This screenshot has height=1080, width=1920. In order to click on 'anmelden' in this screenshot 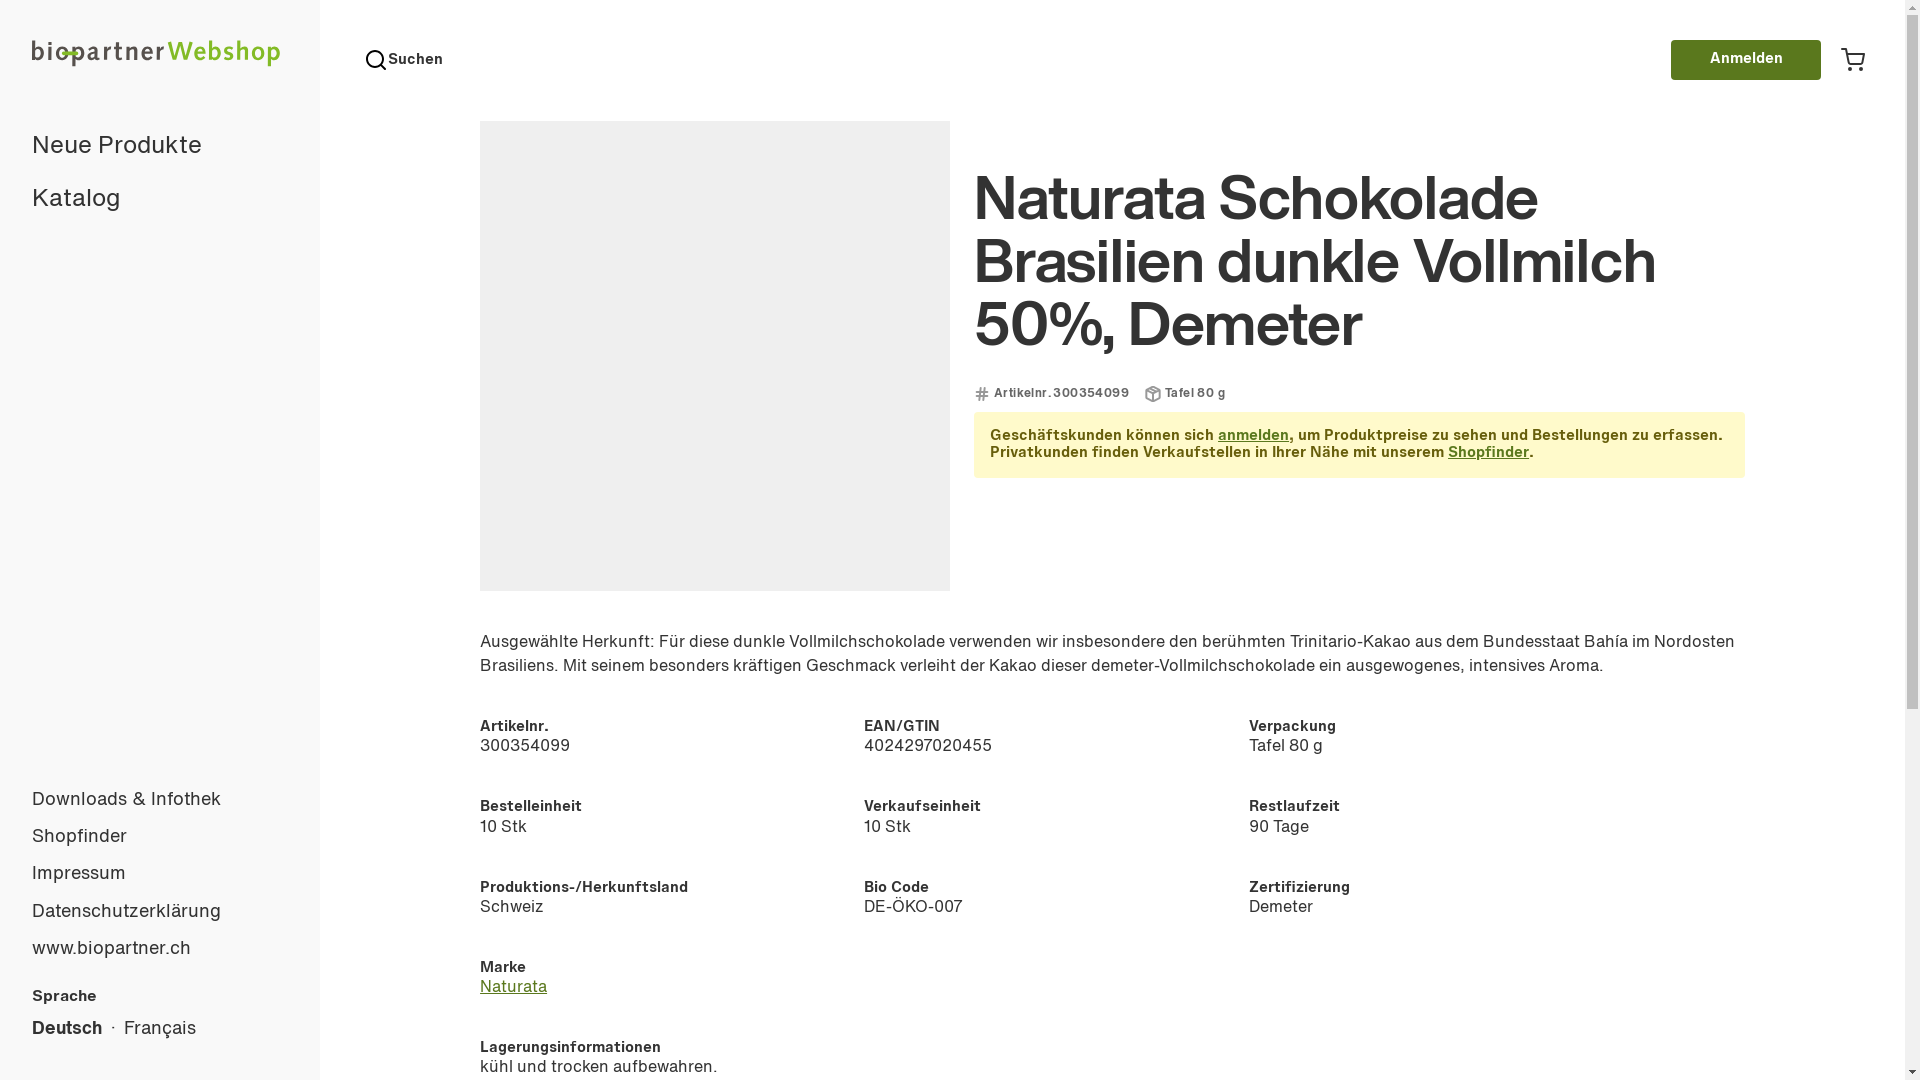, I will do `click(1252, 435)`.